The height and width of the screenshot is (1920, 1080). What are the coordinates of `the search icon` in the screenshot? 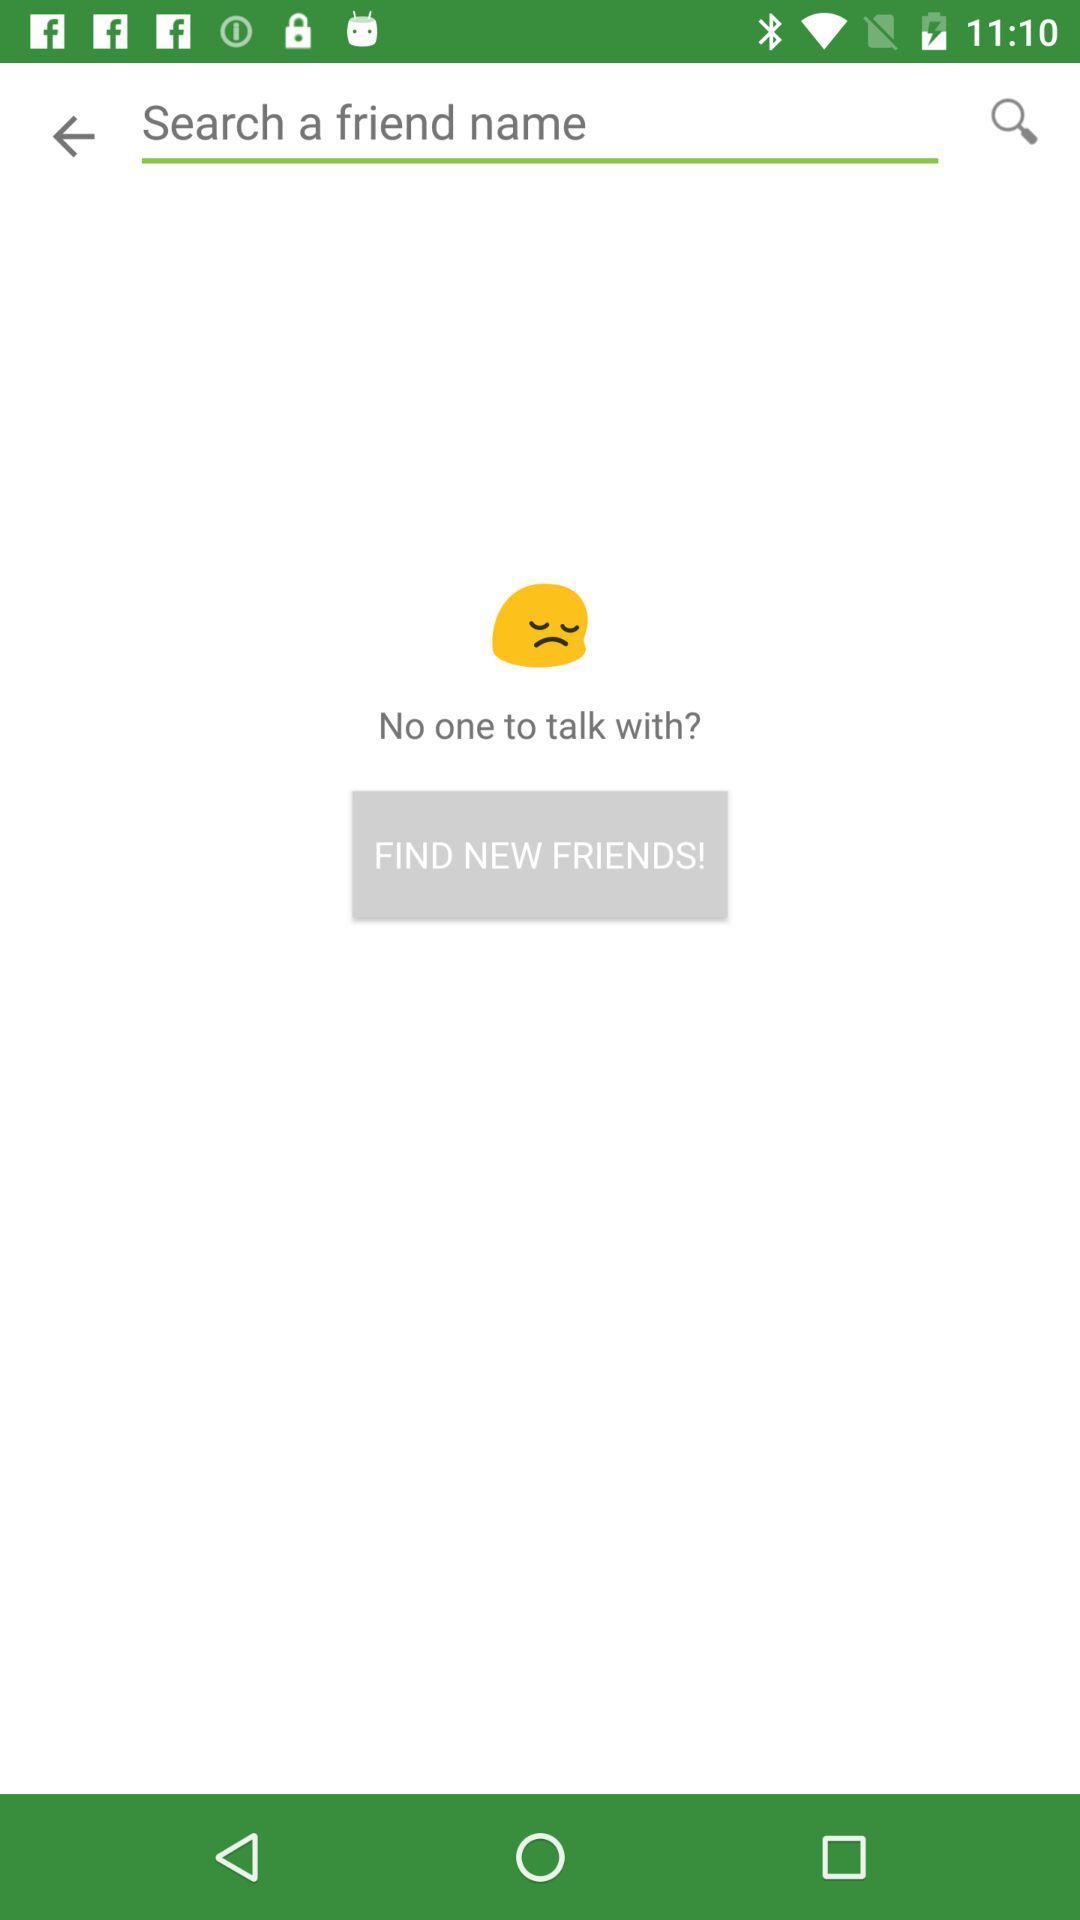 It's located at (1014, 119).